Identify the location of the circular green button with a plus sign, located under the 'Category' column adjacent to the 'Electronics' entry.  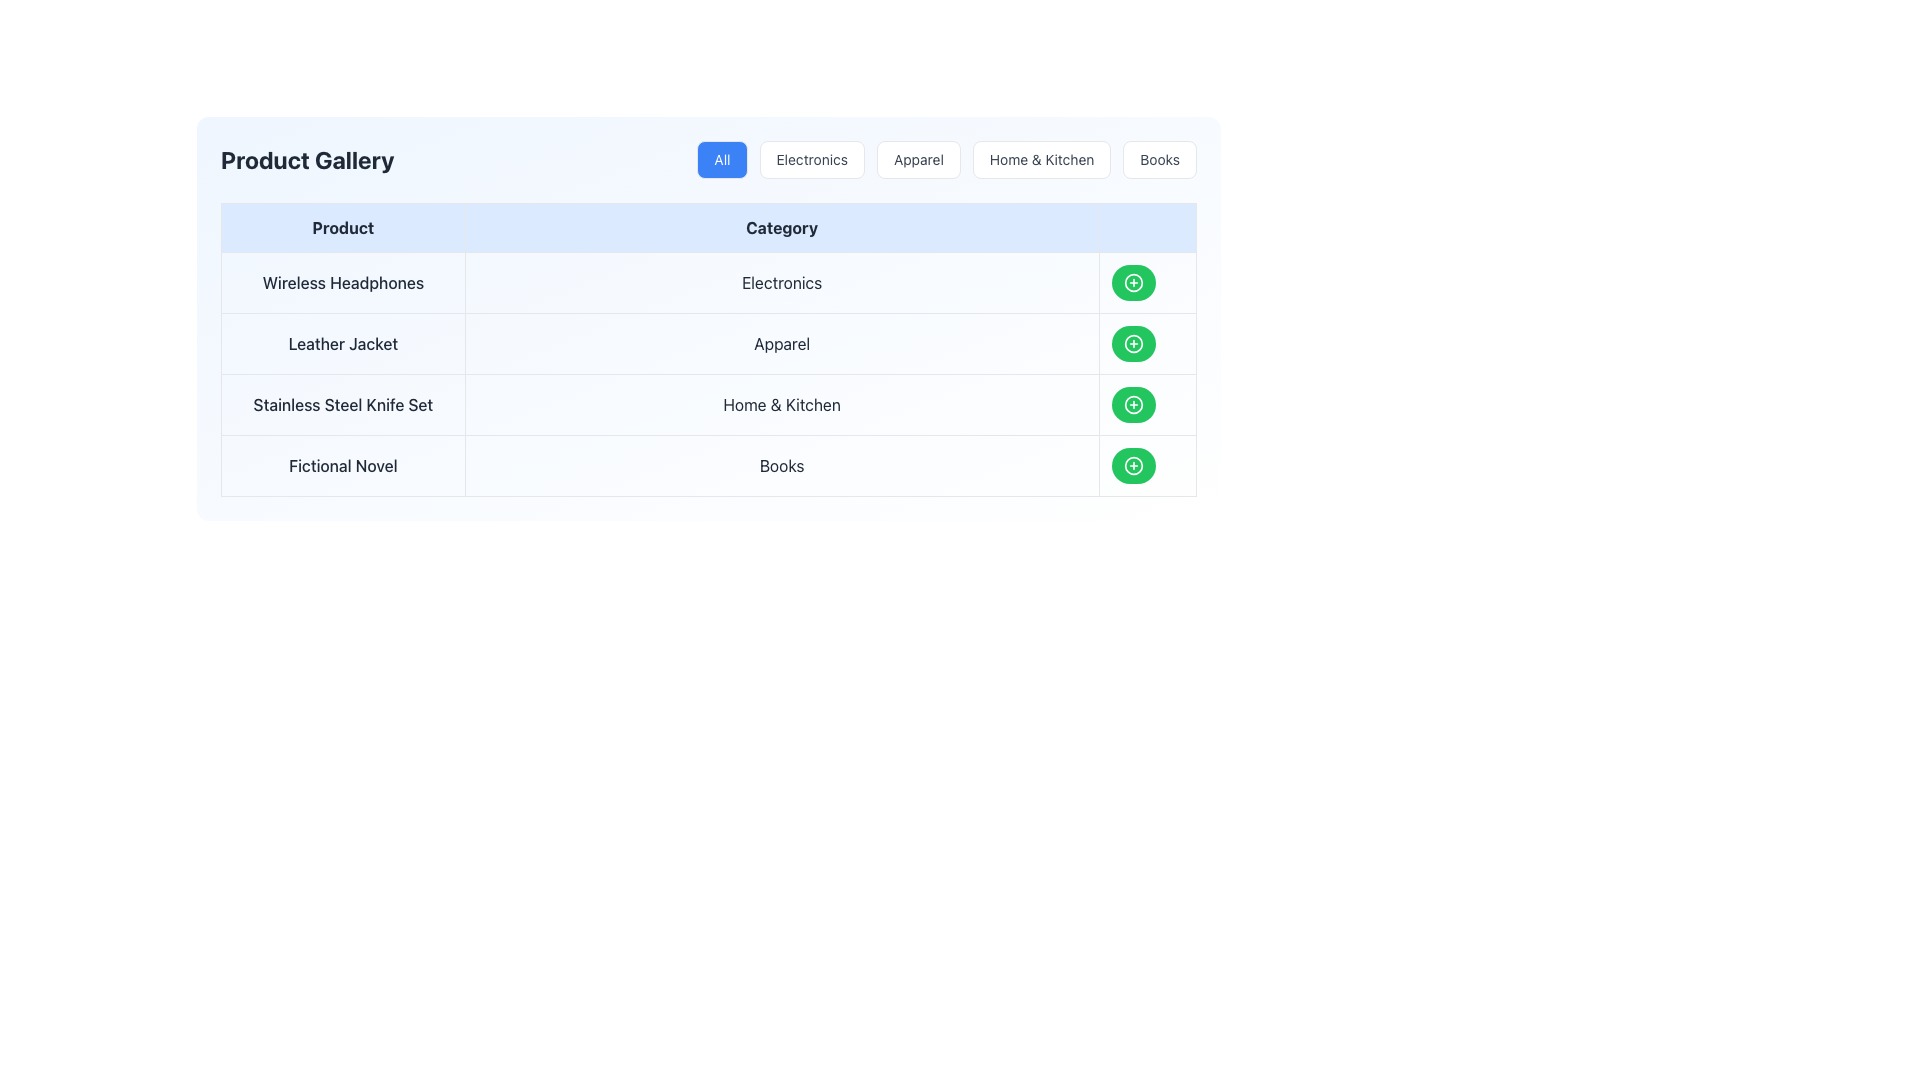
(1133, 282).